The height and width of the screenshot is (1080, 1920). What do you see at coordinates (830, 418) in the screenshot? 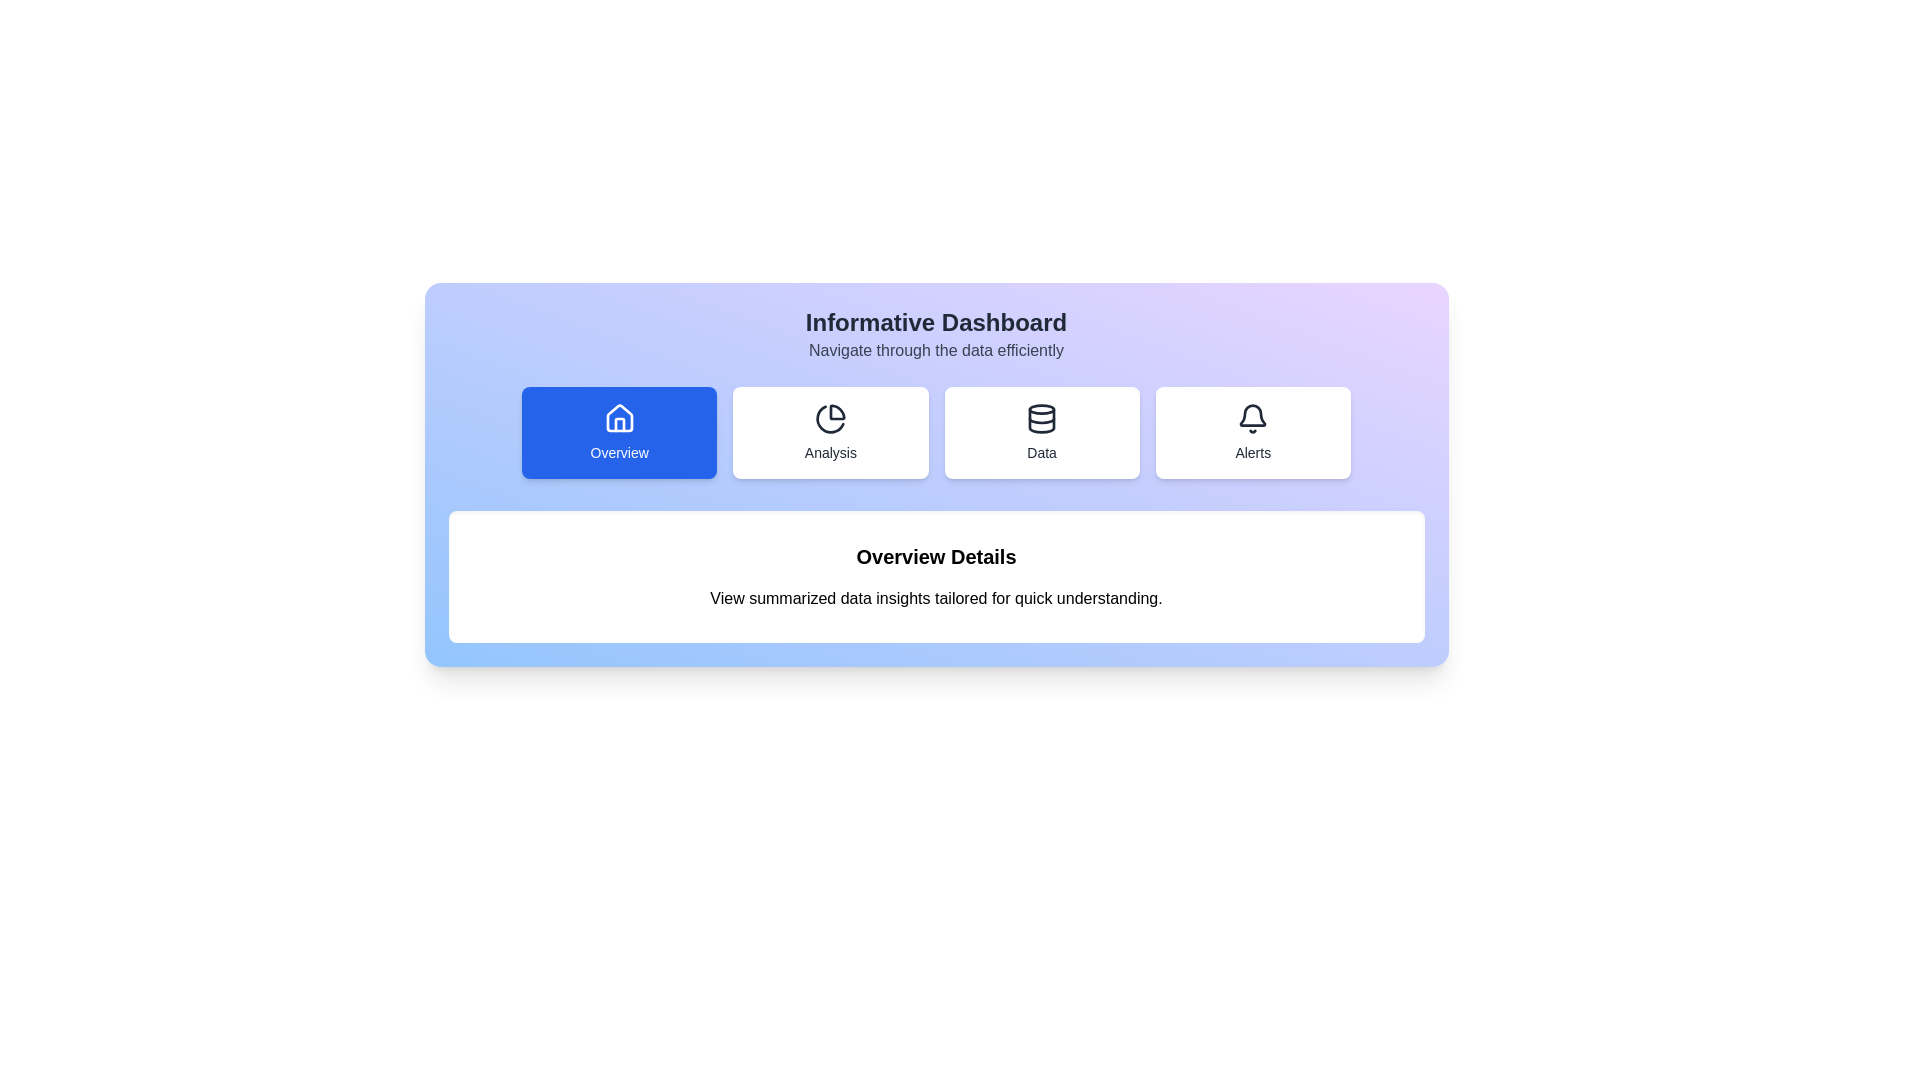
I see `the Icon Shape (Pie Chart Segment) which is part of the 'Analysis' button located between 'Overview' and 'Data'` at bounding box center [830, 418].